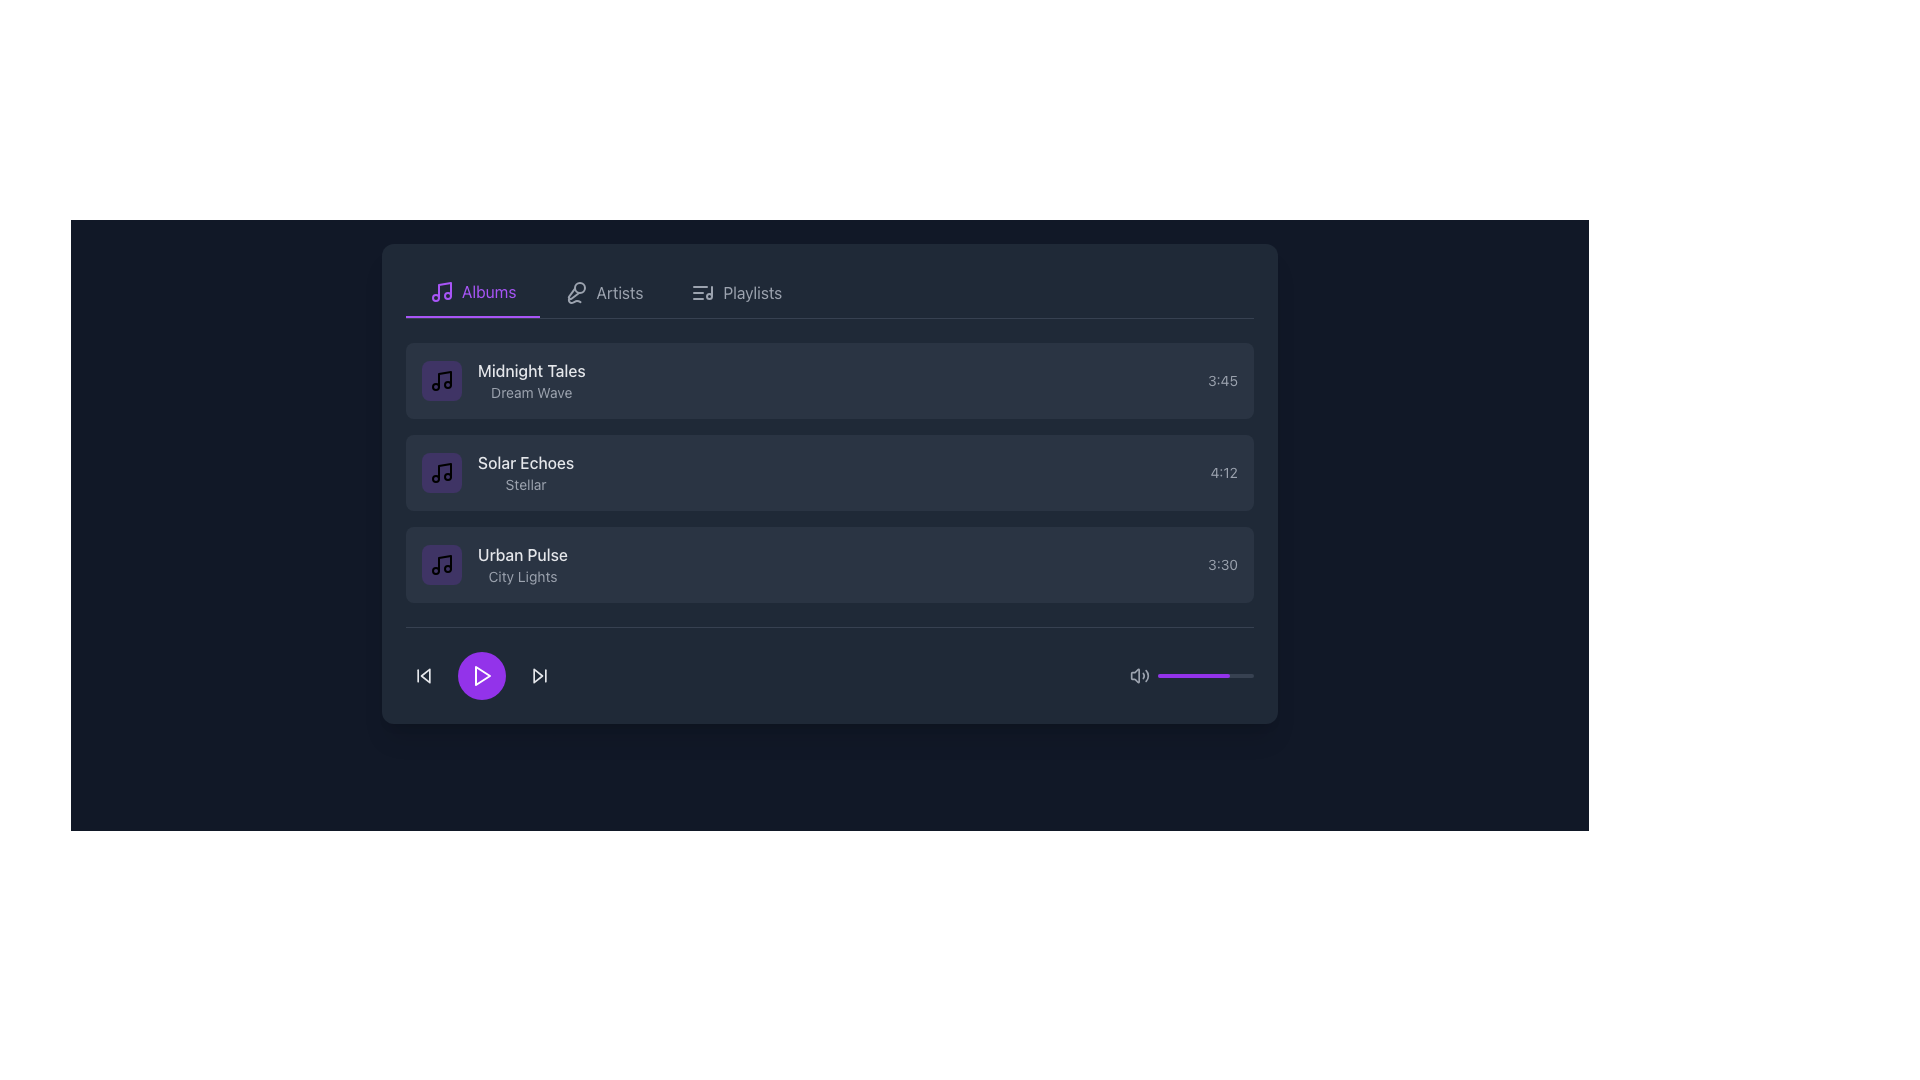 The width and height of the screenshot is (1920, 1080). What do you see at coordinates (531, 370) in the screenshot?
I see `the title text of the musical item, which is the first text item in a vertically stacked list, positioned to the right of a music note icon` at bounding box center [531, 370].